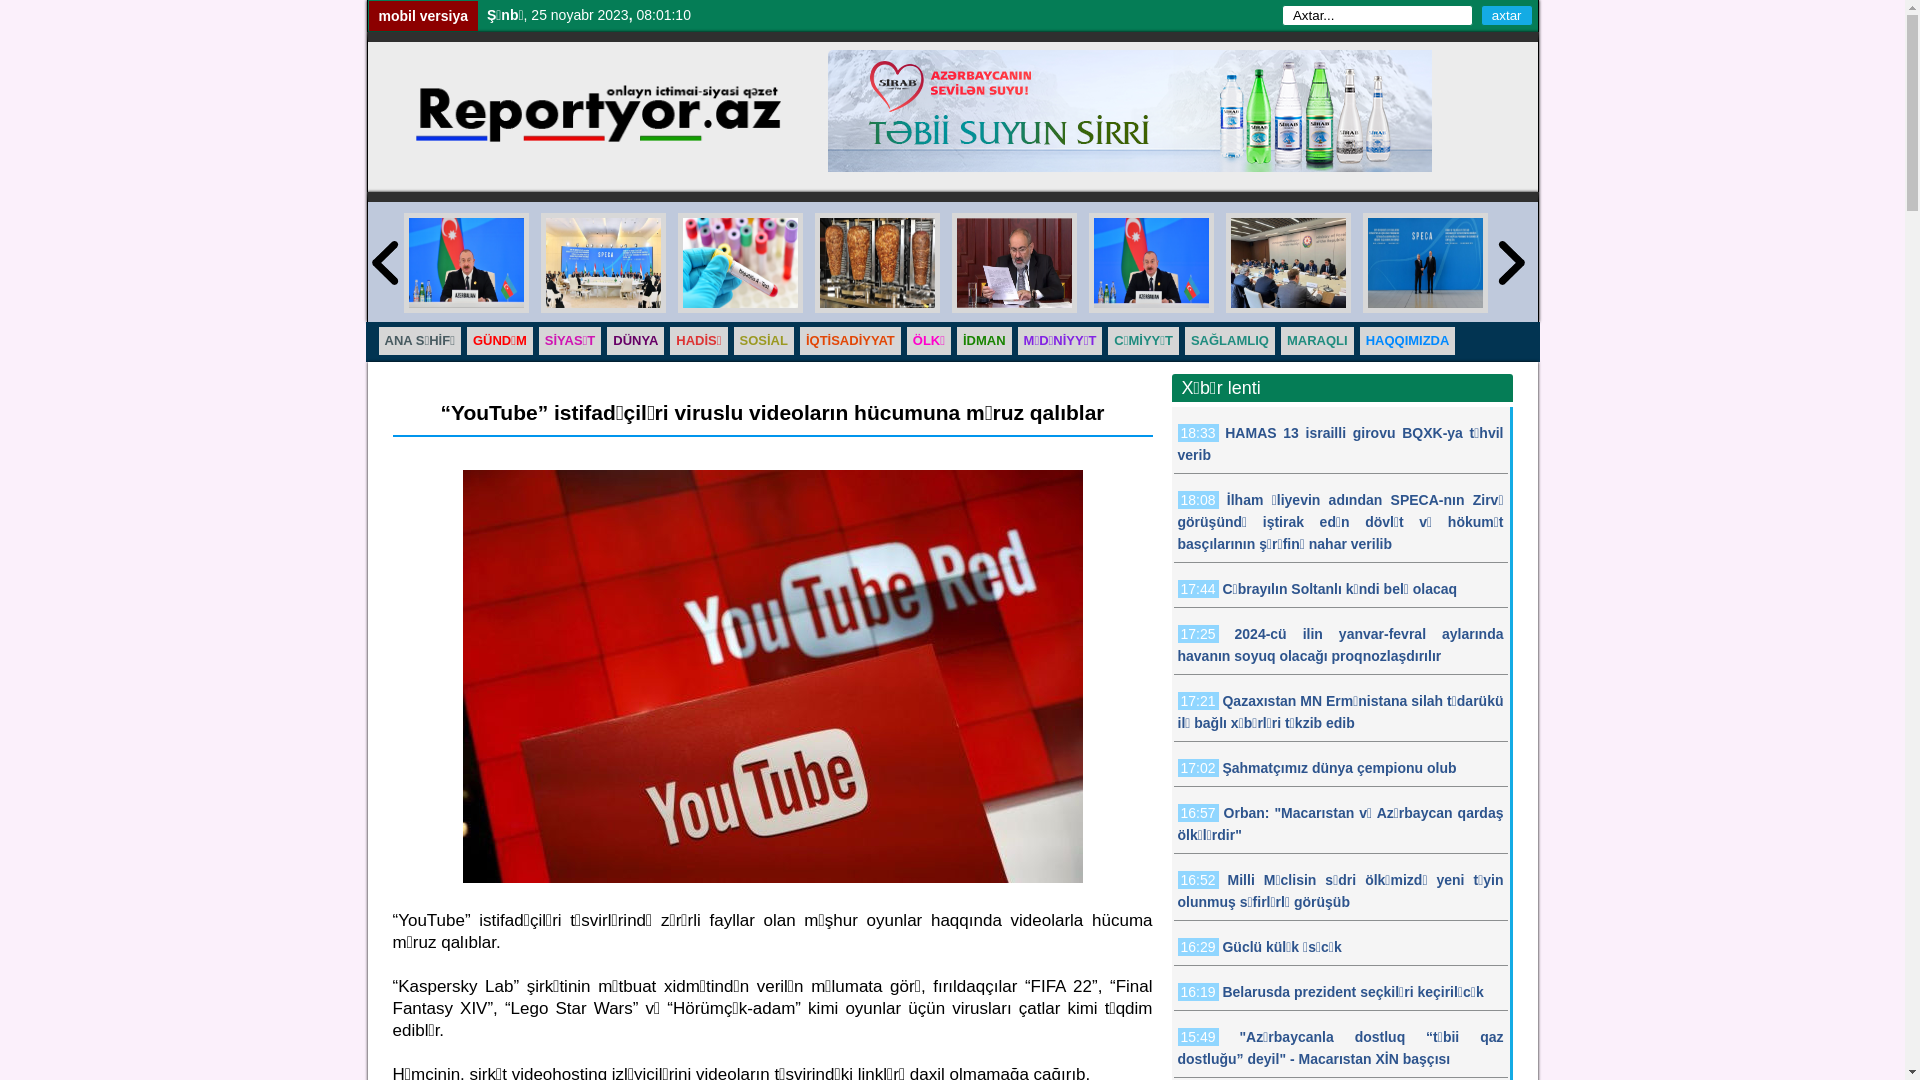  Describe the element at coordinates (1317, 339) in the screenshot. I see `'MARAQLI'` at that location.